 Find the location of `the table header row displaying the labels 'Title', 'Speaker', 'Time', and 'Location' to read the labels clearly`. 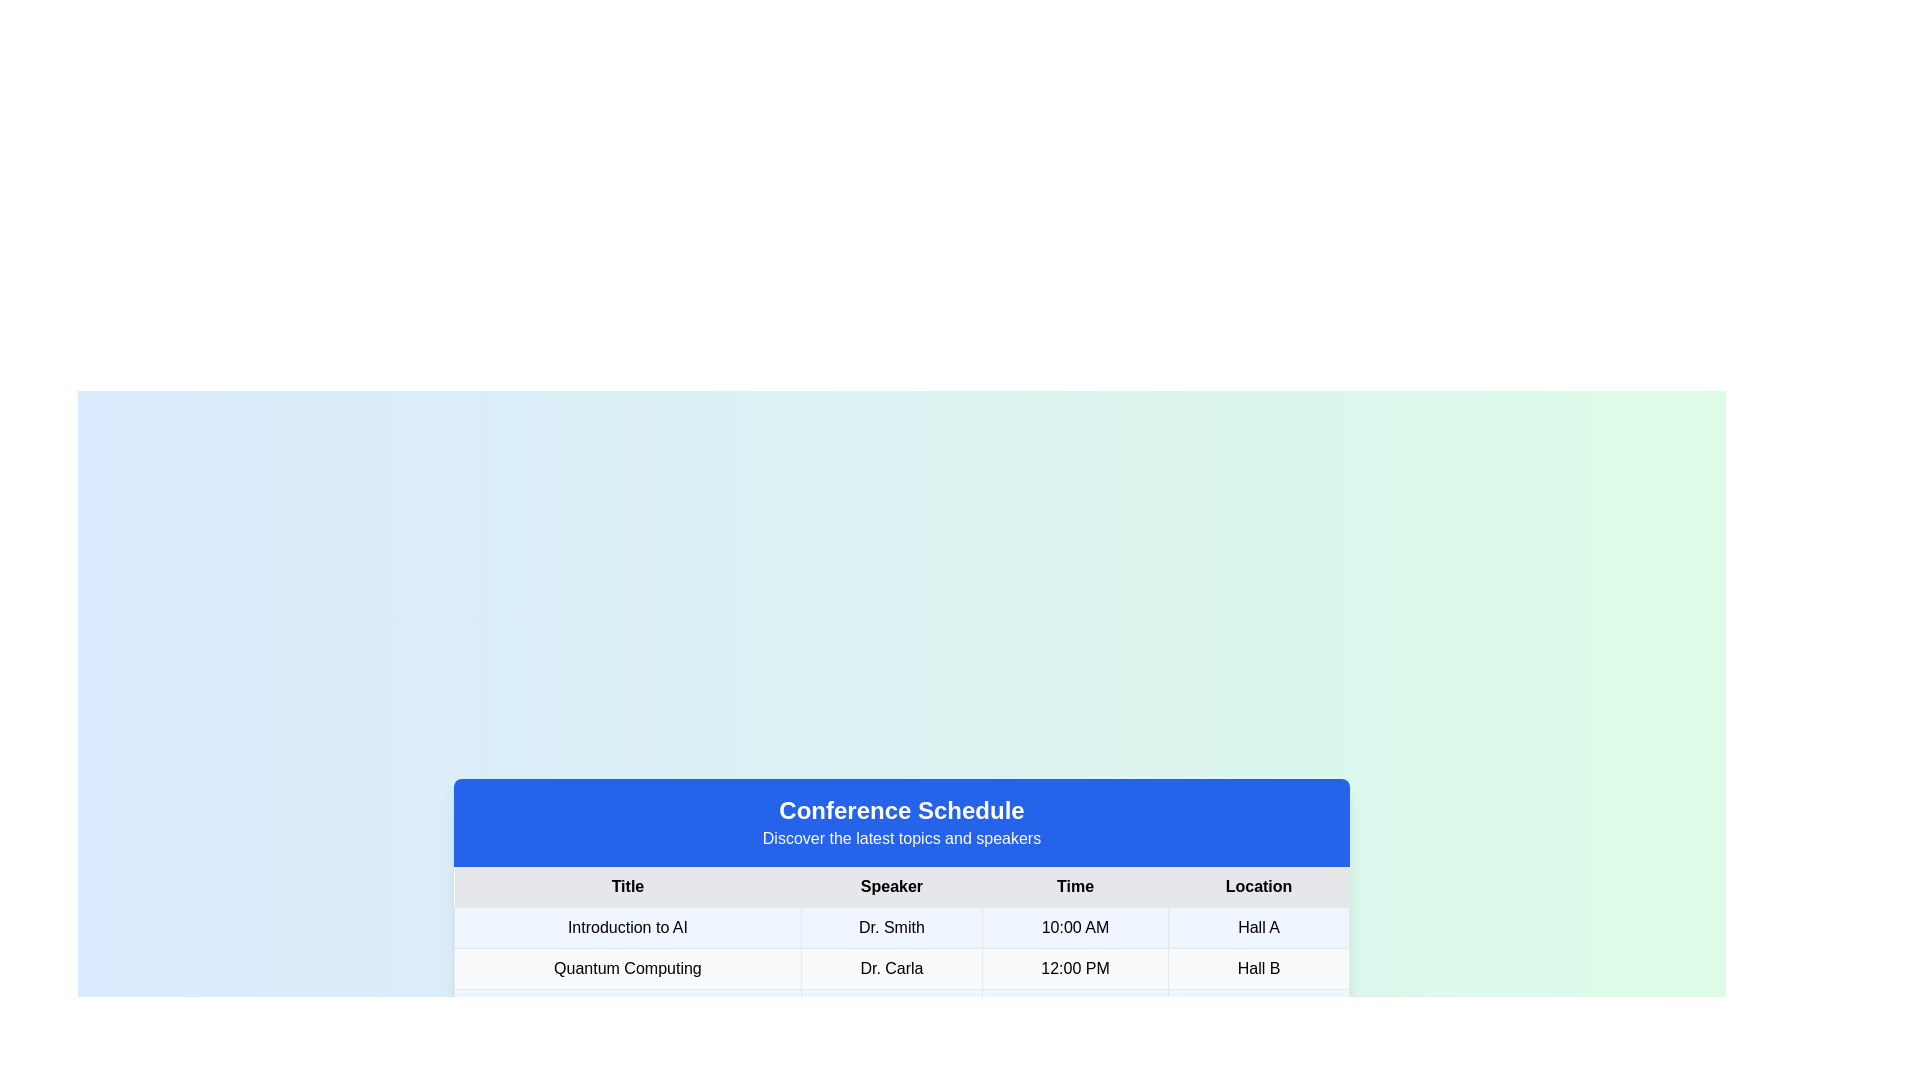

the table header row displaying the labels 'Title', 'Speaker', 'Time', and 'Location' to read the labels clearly is located at coordinates (901, 886).